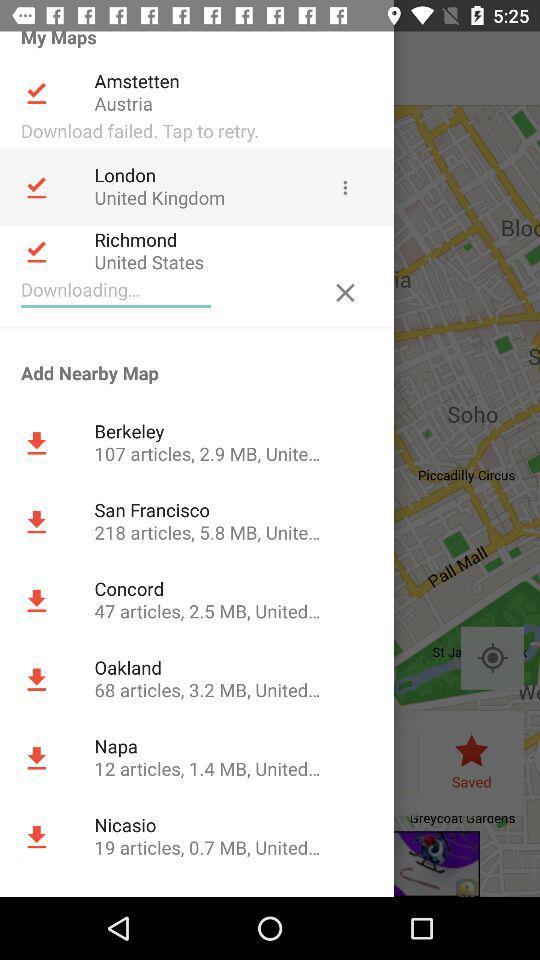 Image resolution: width=540 pixels, height=960 pixels. I want to click on the location_crosshair icon, so click(491, 657).